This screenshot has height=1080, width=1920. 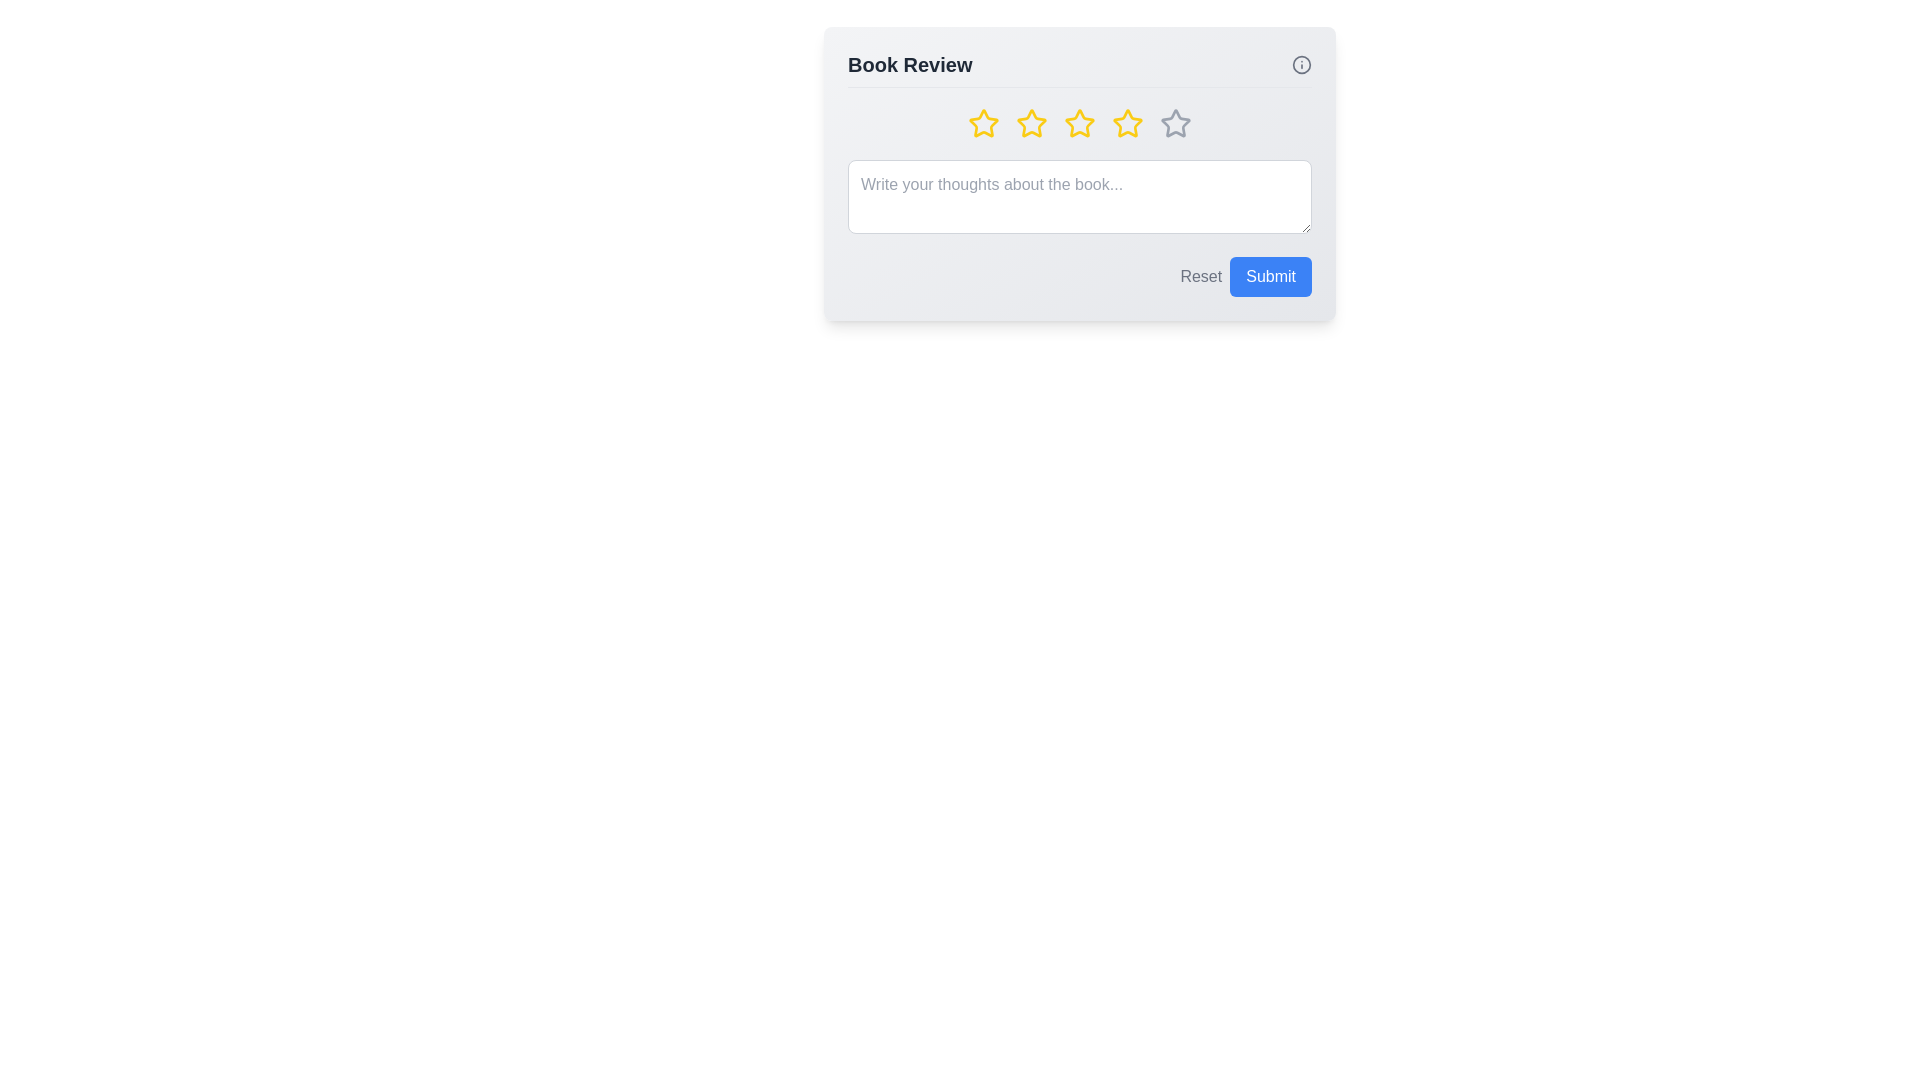 I want to click on the star corresponding to the desired rating 4, so click(x=1128, y=123).